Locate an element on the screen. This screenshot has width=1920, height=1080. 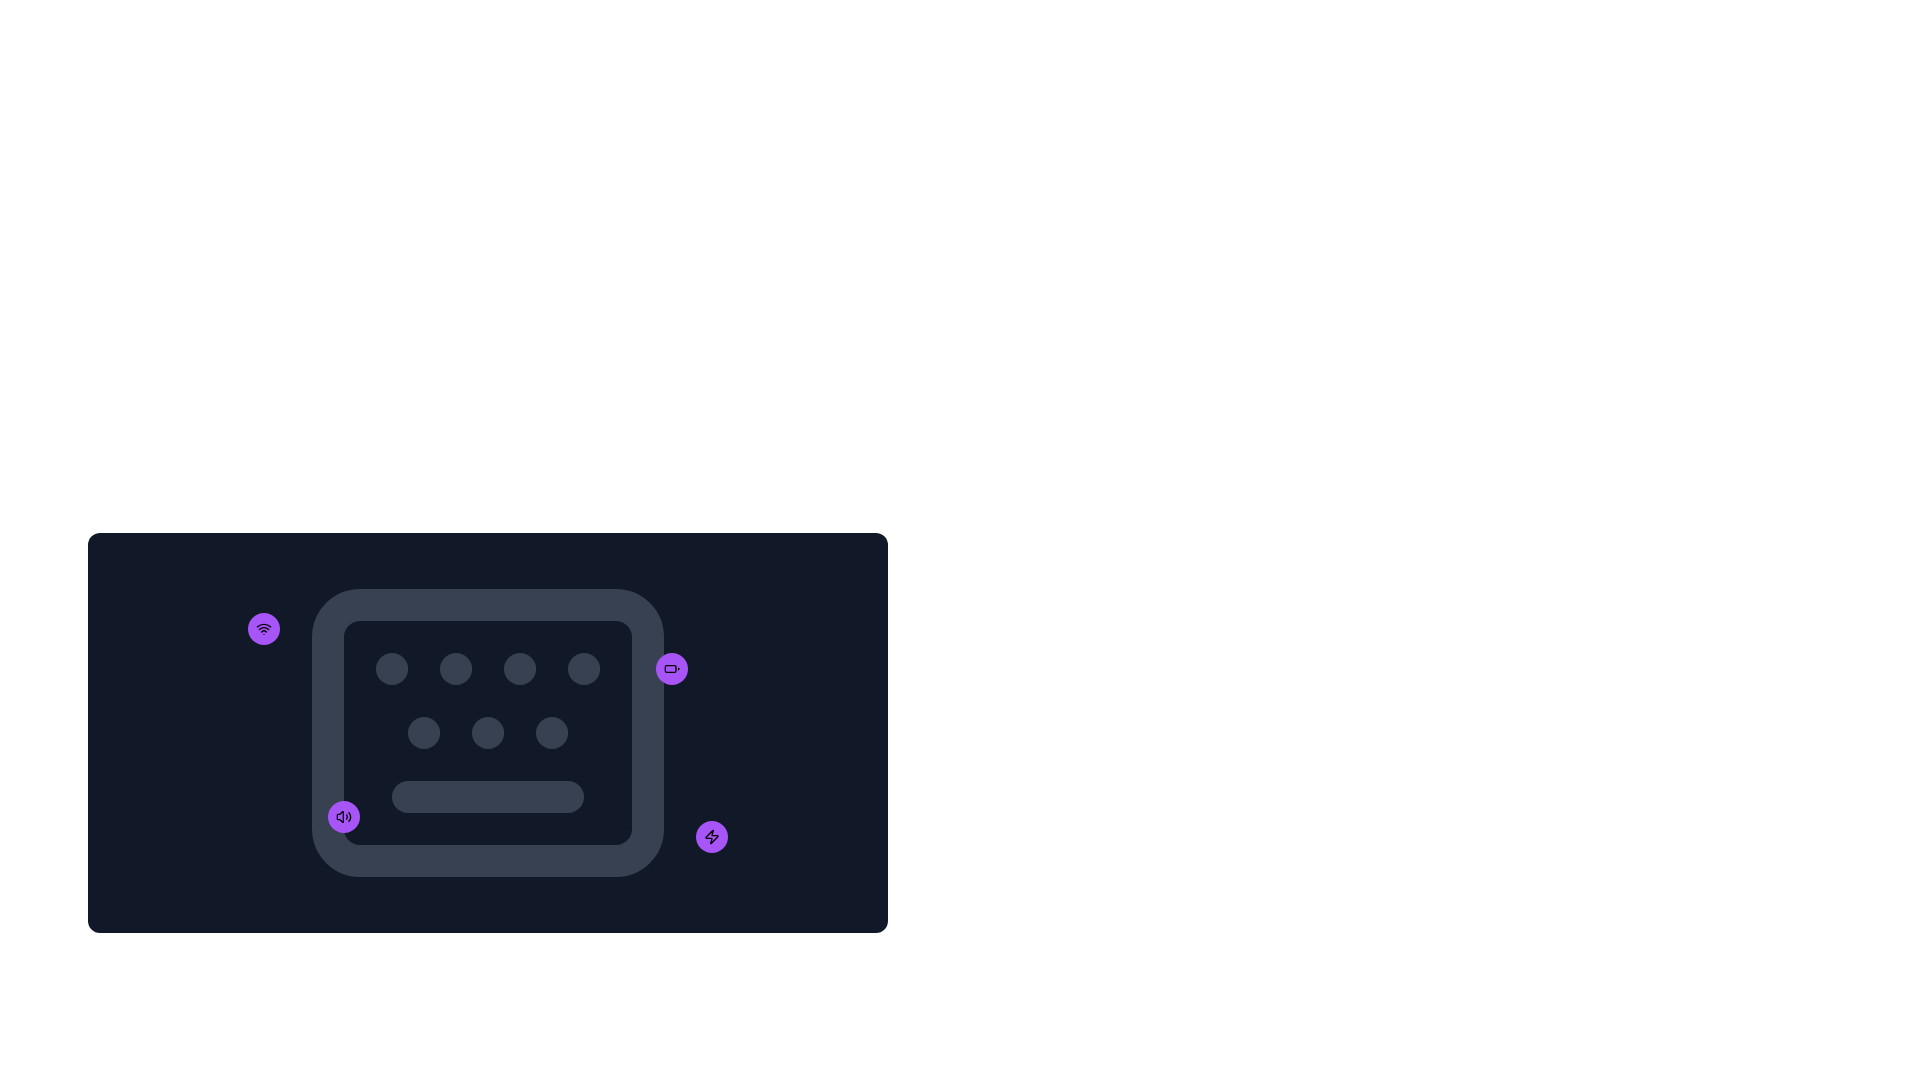
the circular purple button with a white Wi-Fi symbol is located at coordinates (263, 627).